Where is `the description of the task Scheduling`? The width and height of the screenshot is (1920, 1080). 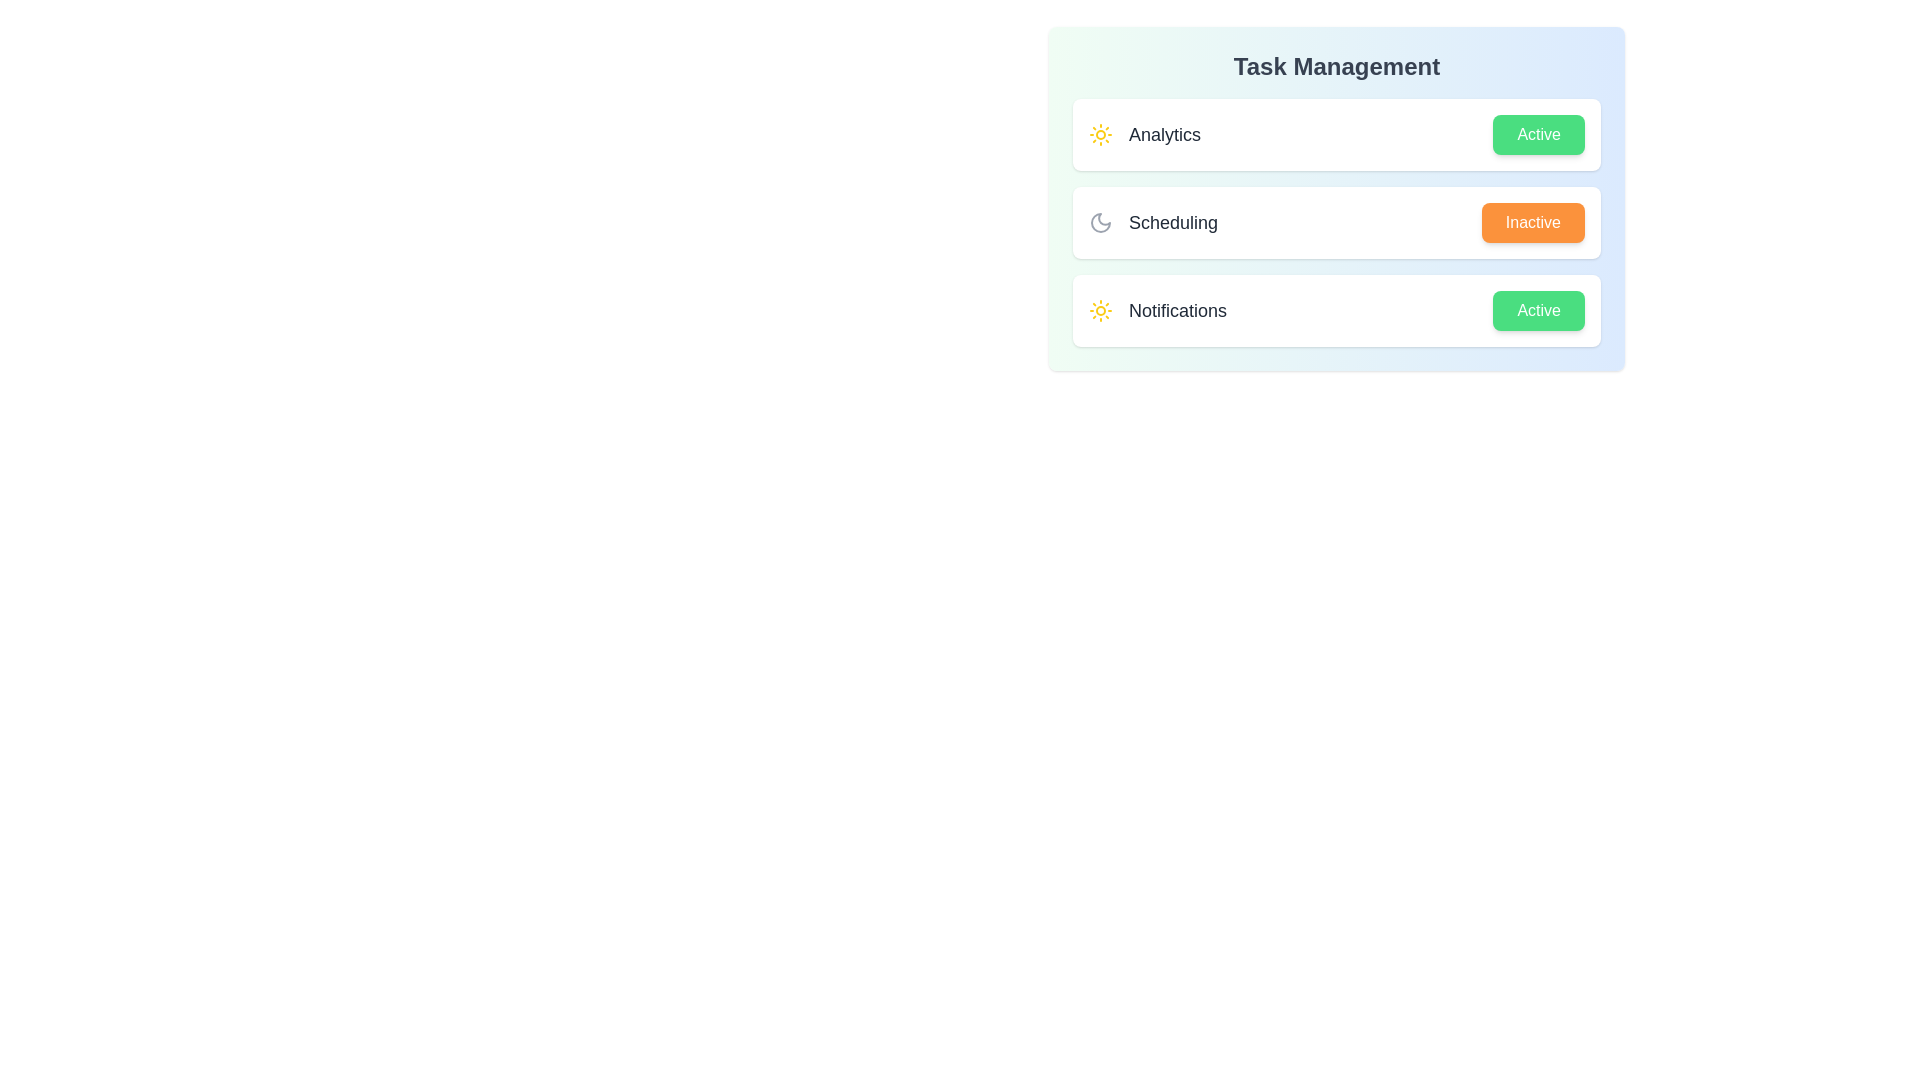 the description of the task Scheduling is located at coordinates (1152, 223).